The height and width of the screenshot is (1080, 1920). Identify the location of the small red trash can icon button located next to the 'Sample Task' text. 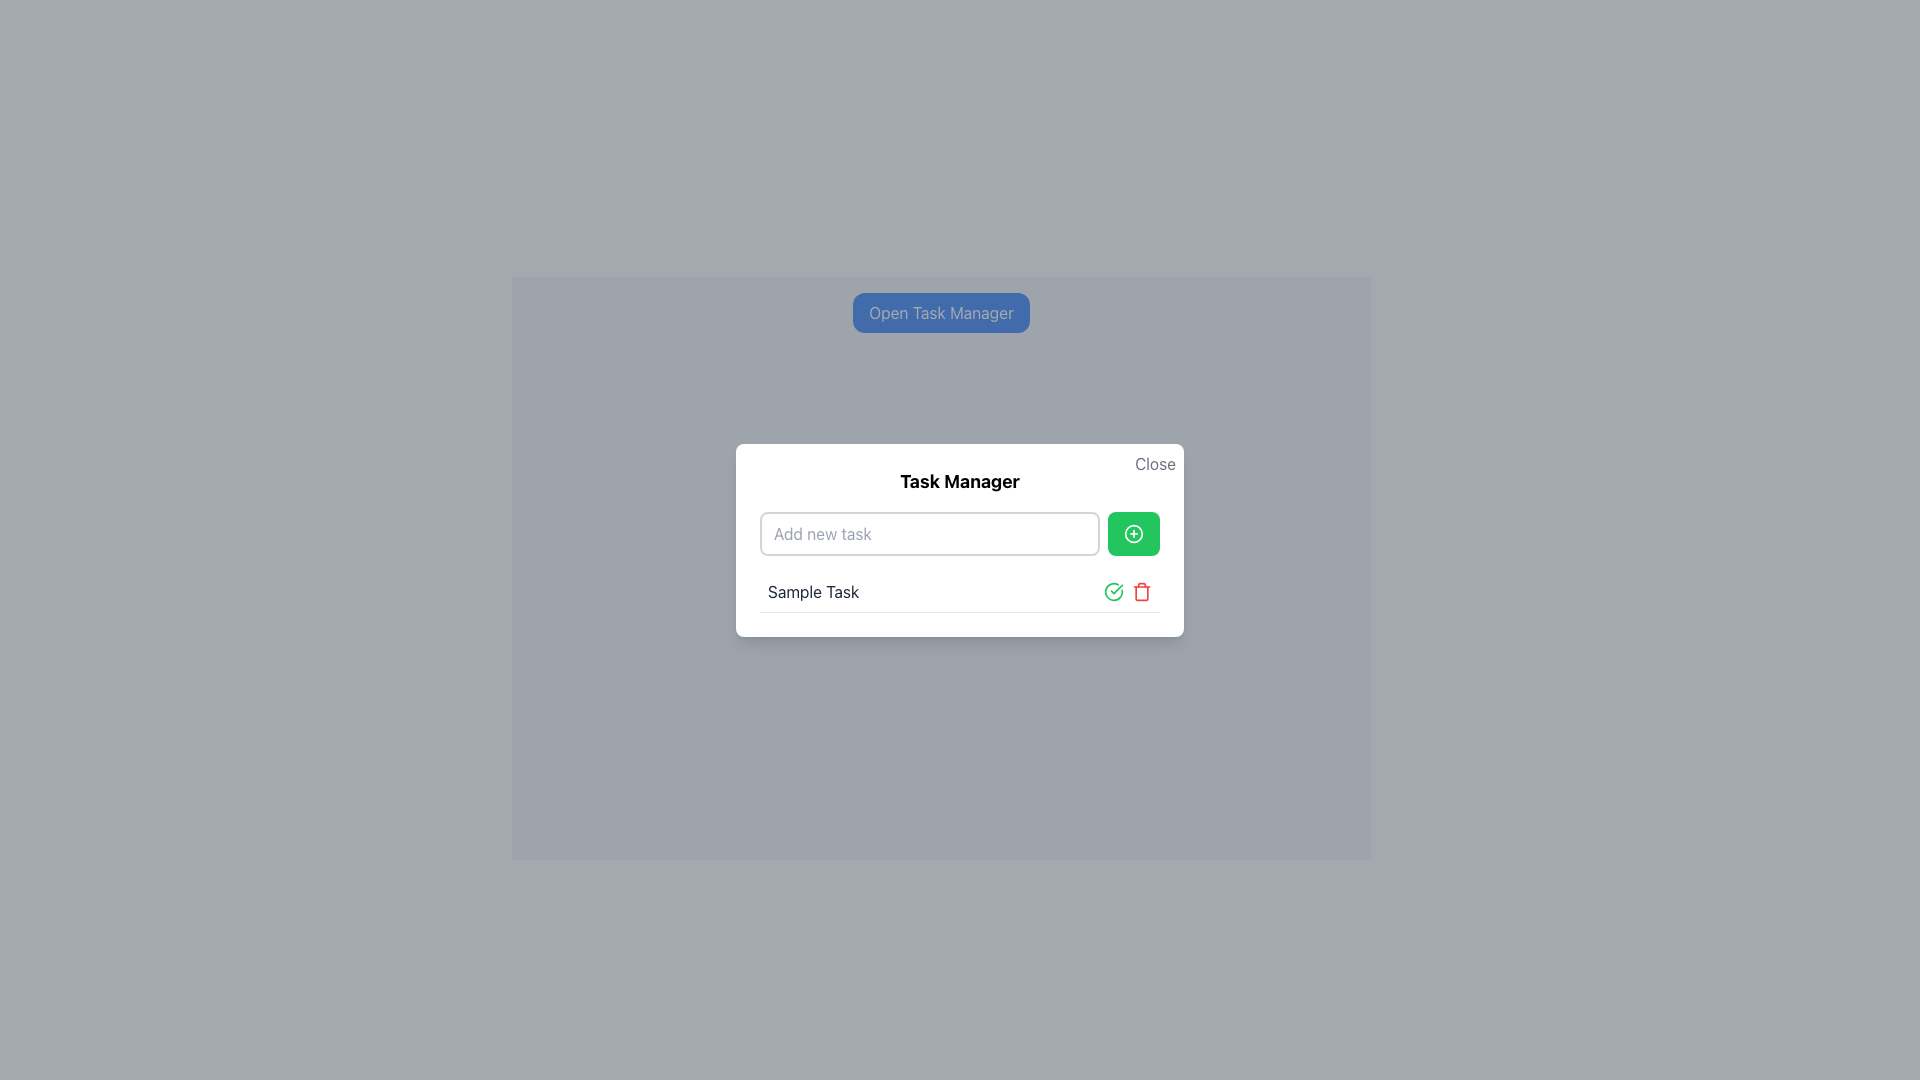
(1142, 590).